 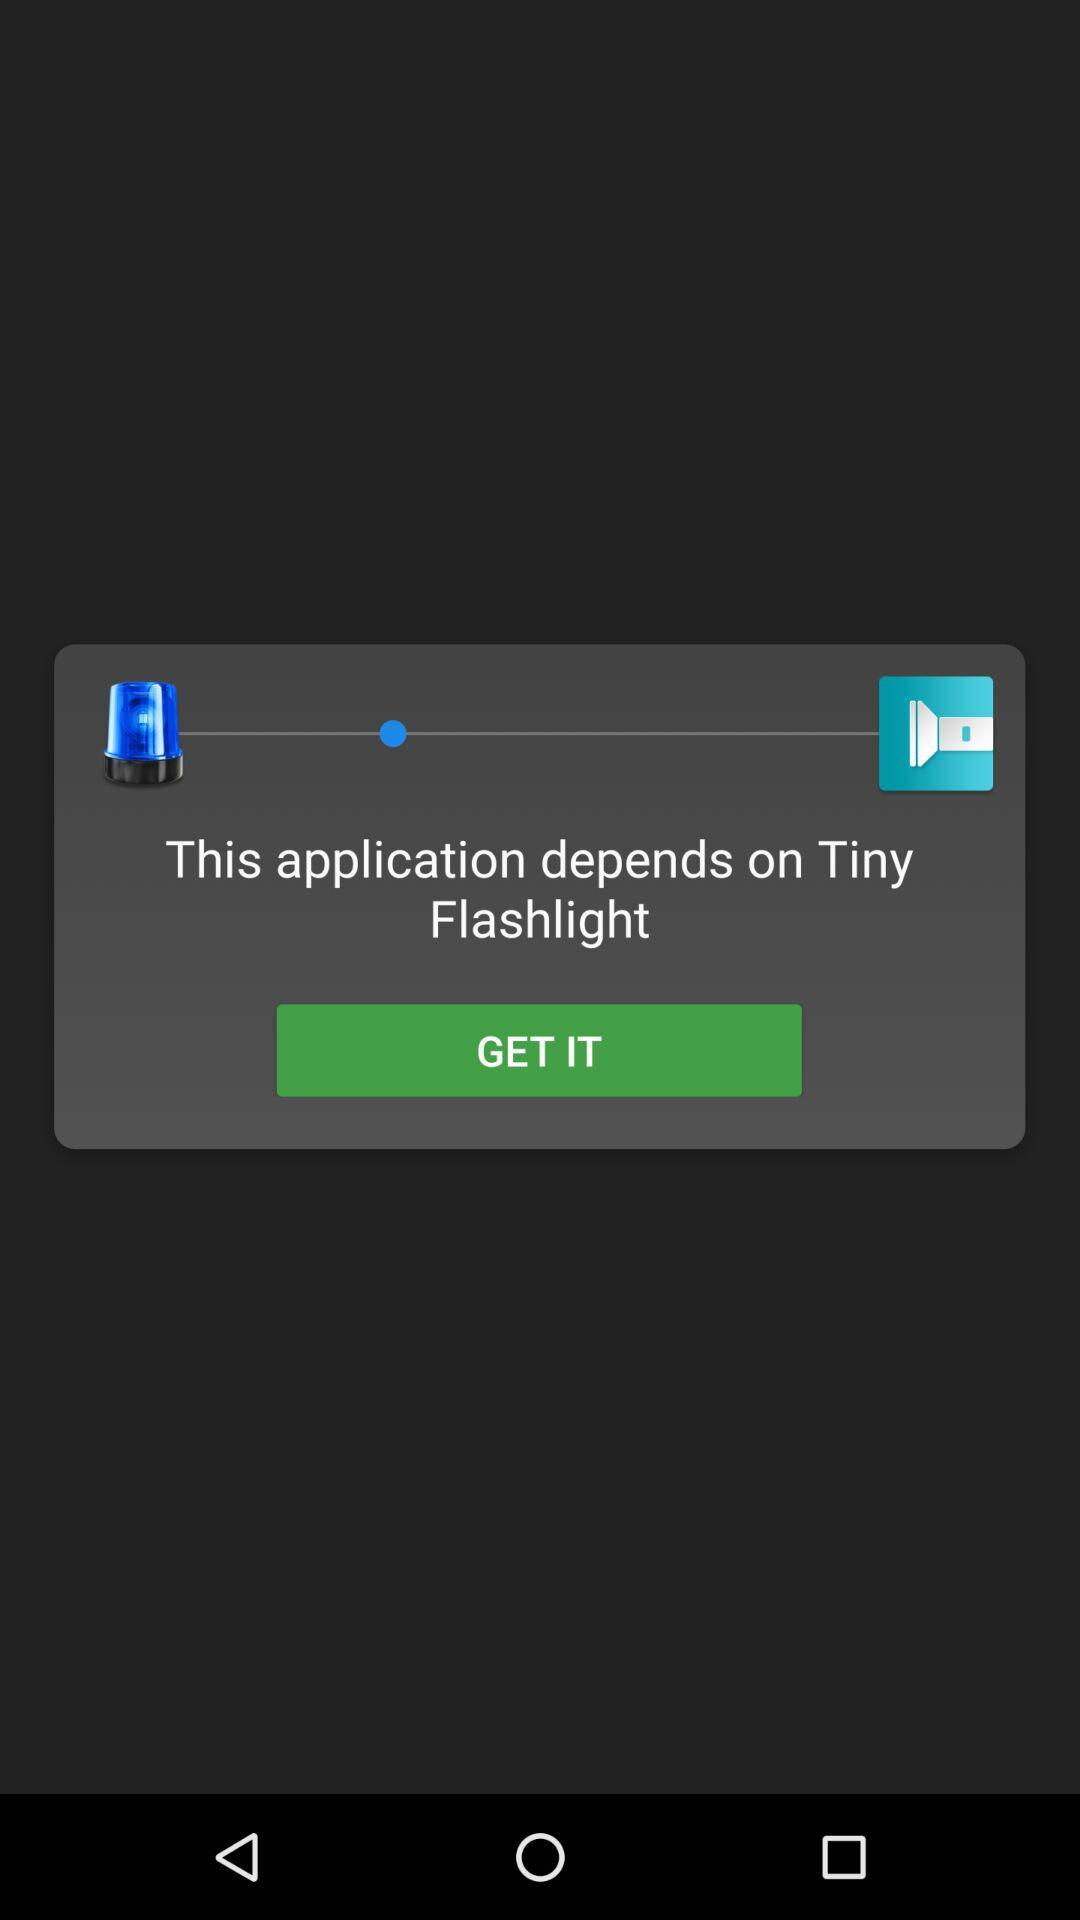 I want to click on the icon below the this application depends app, so click(x=538, y=1049).